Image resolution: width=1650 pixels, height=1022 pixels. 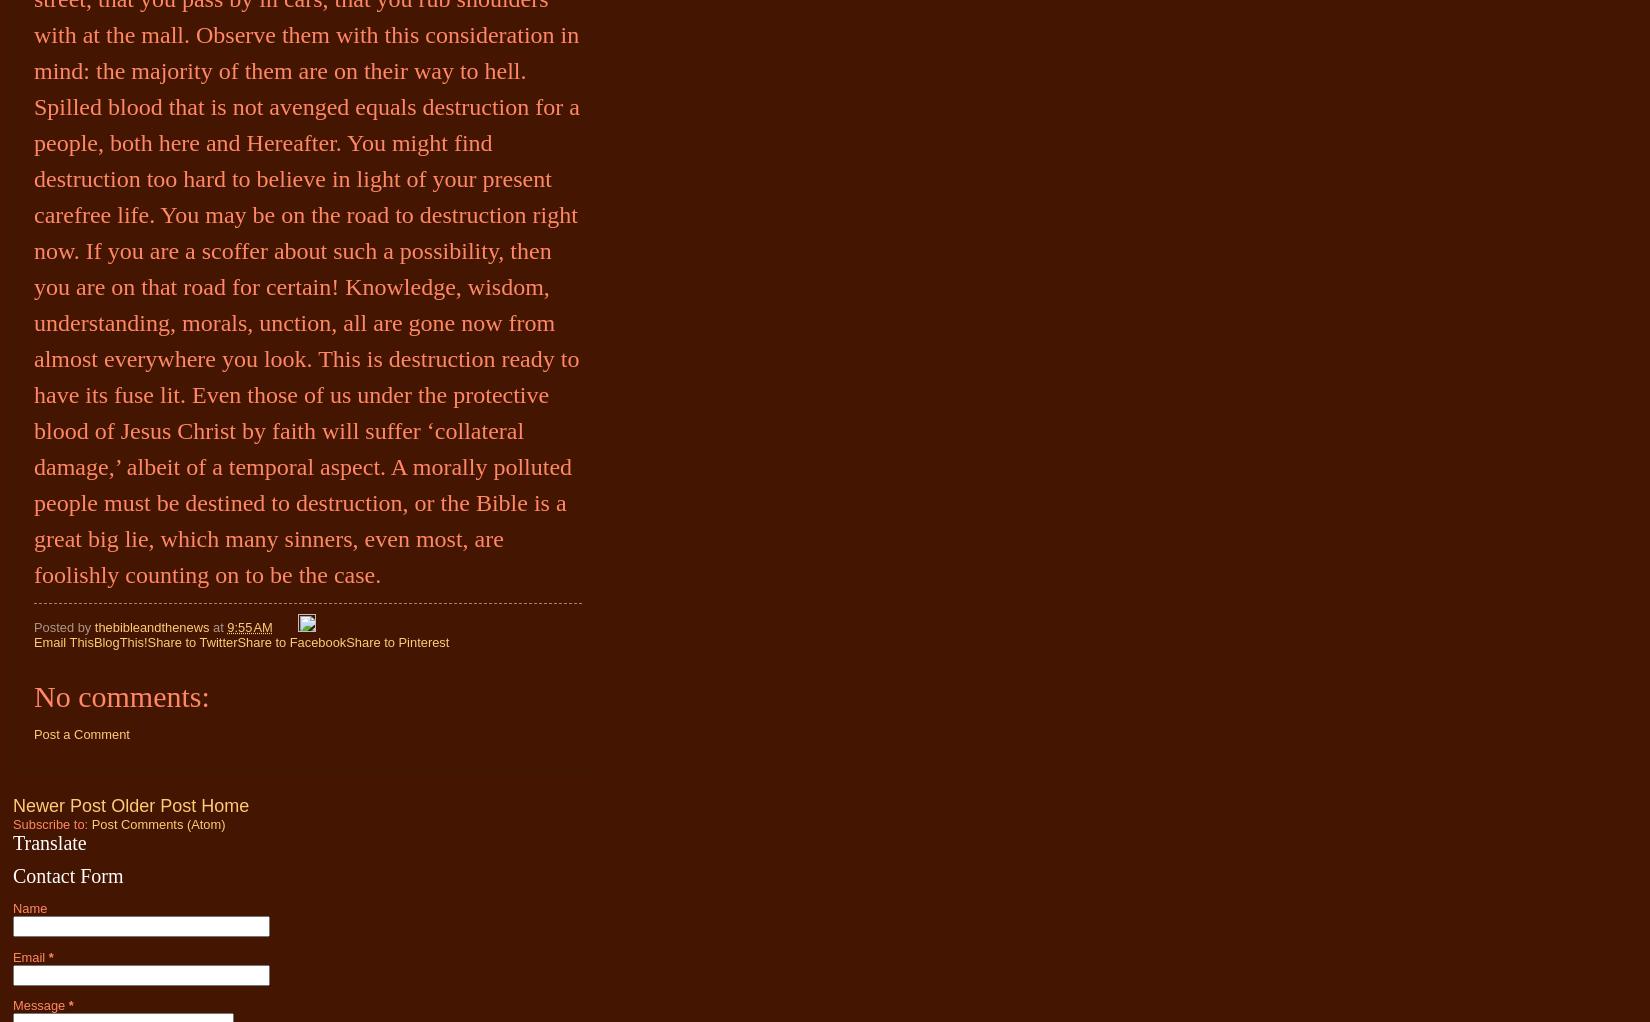 I want to click on 'Subscribe to:', so click(x=51, y=822).